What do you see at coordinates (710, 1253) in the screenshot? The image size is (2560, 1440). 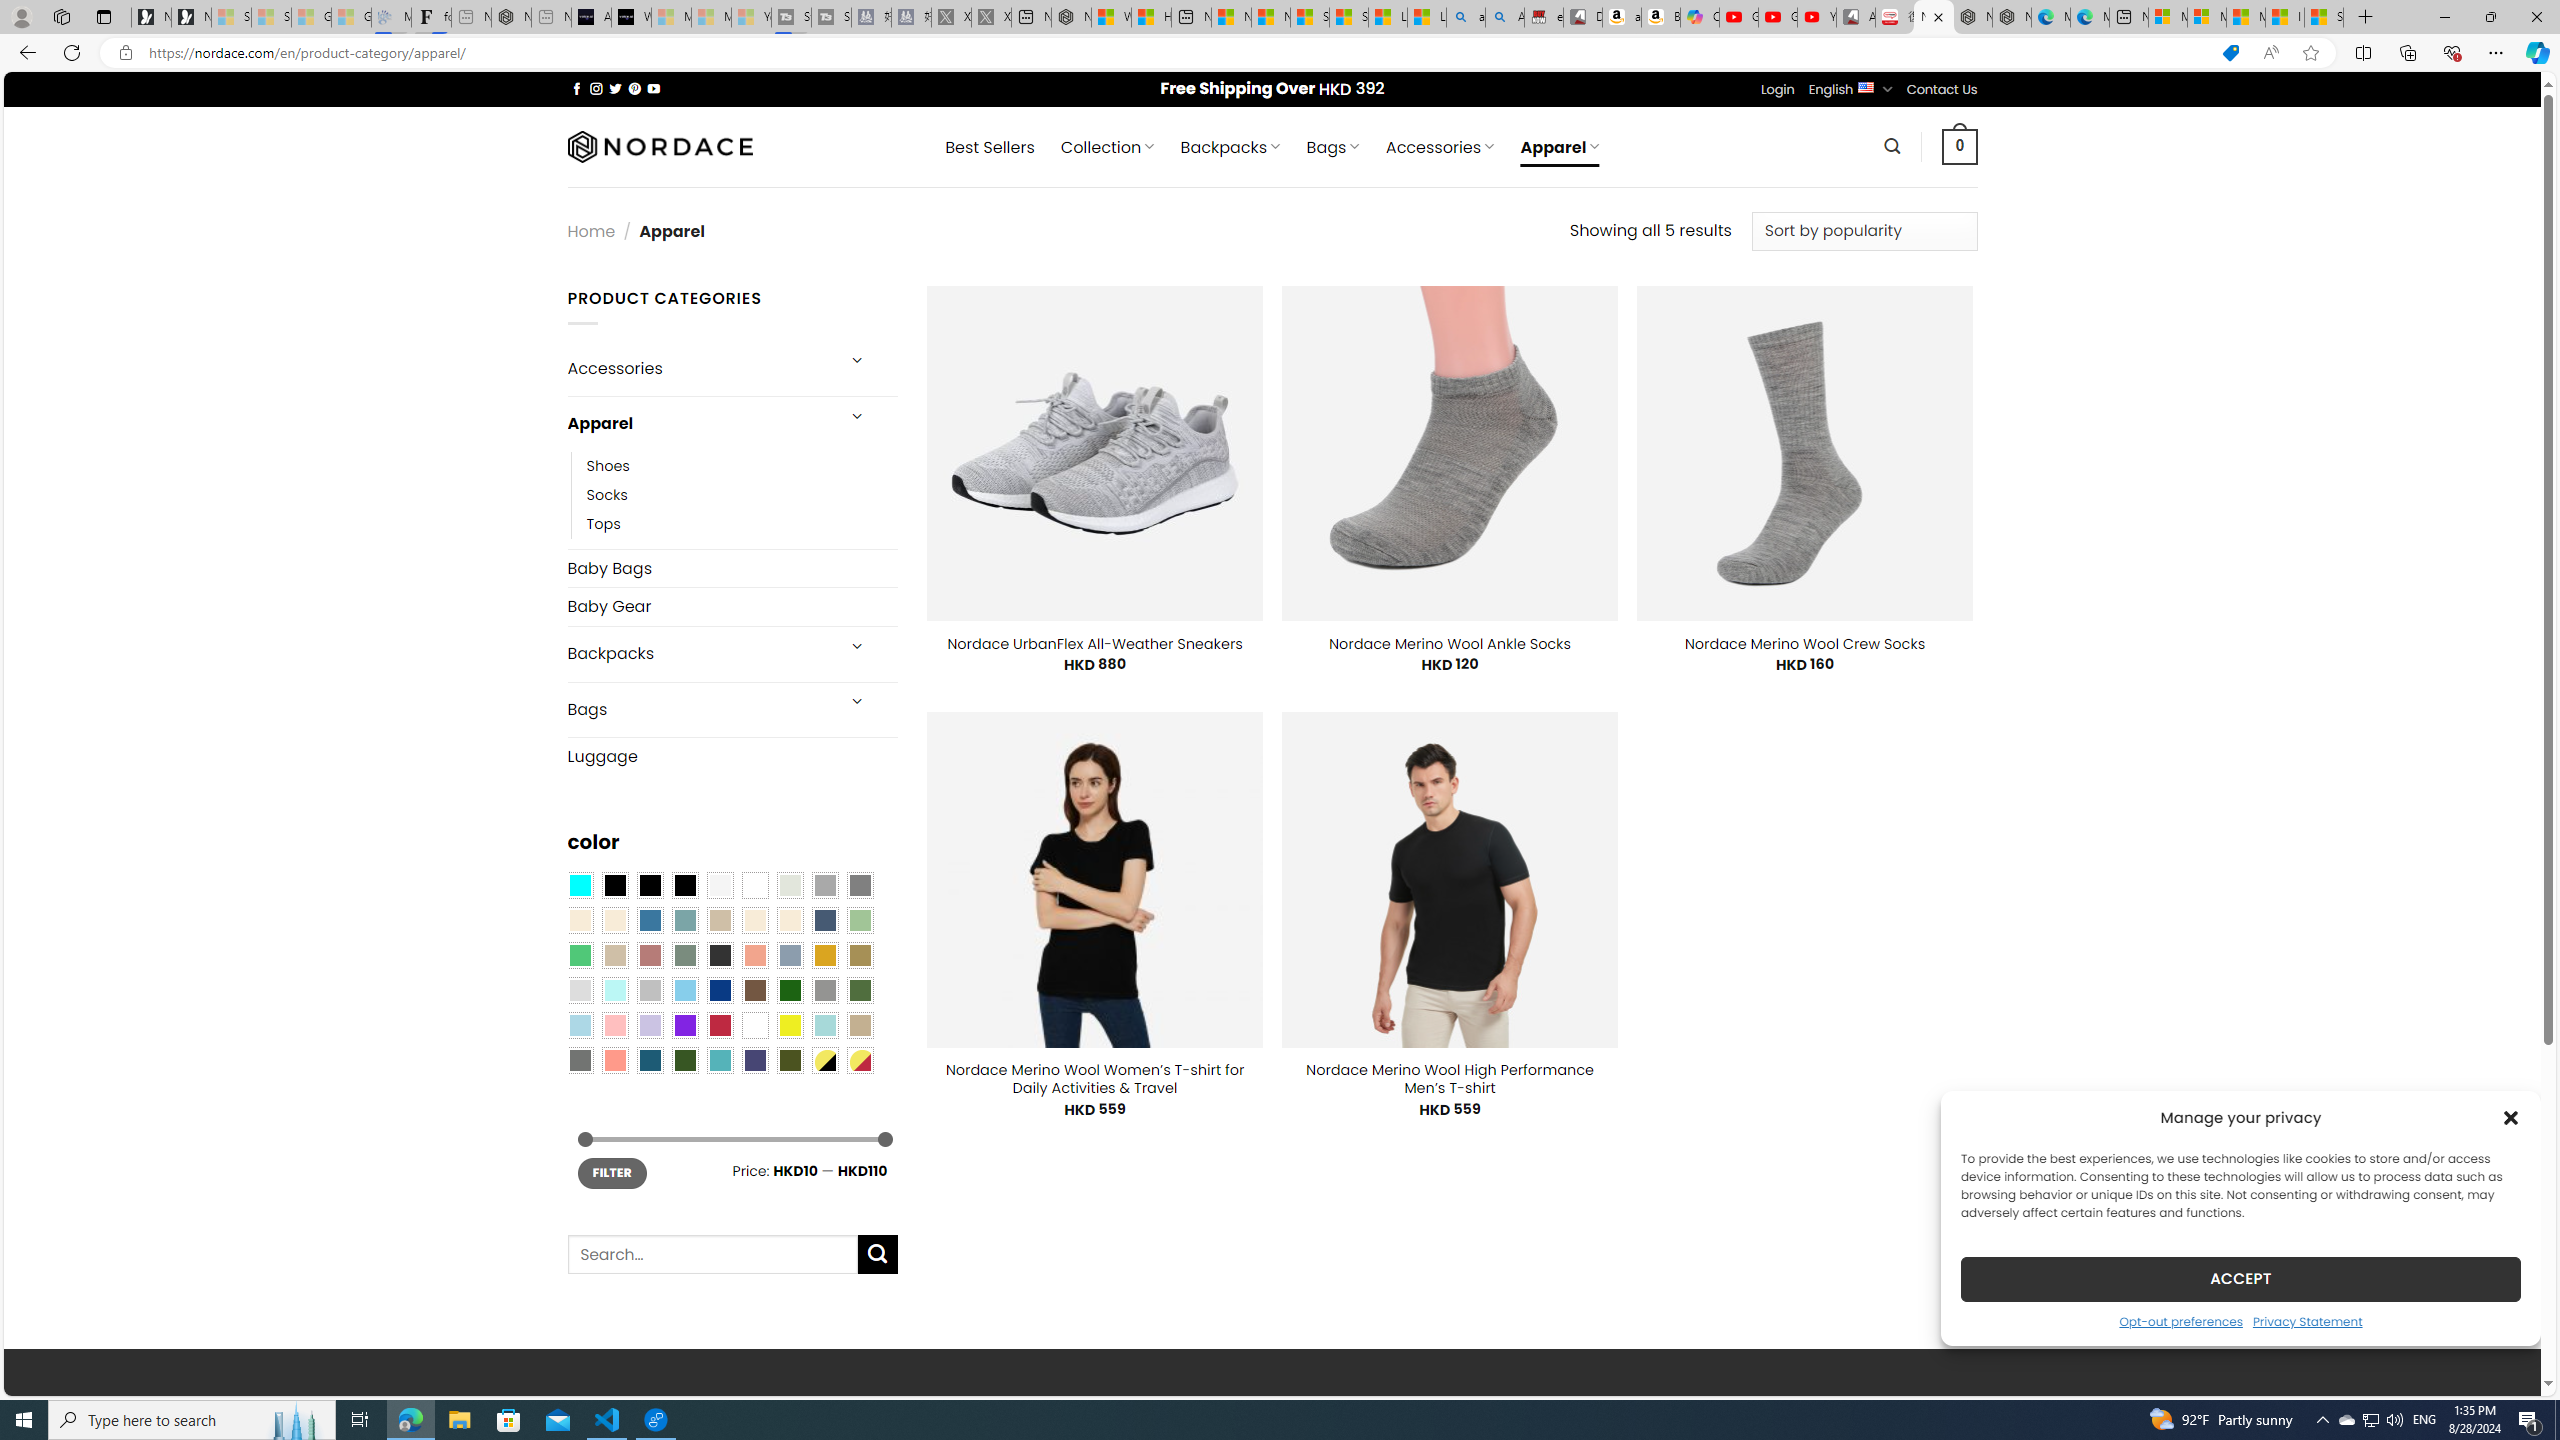 I see `'Search for:'` at bounding box center [710, 1253].